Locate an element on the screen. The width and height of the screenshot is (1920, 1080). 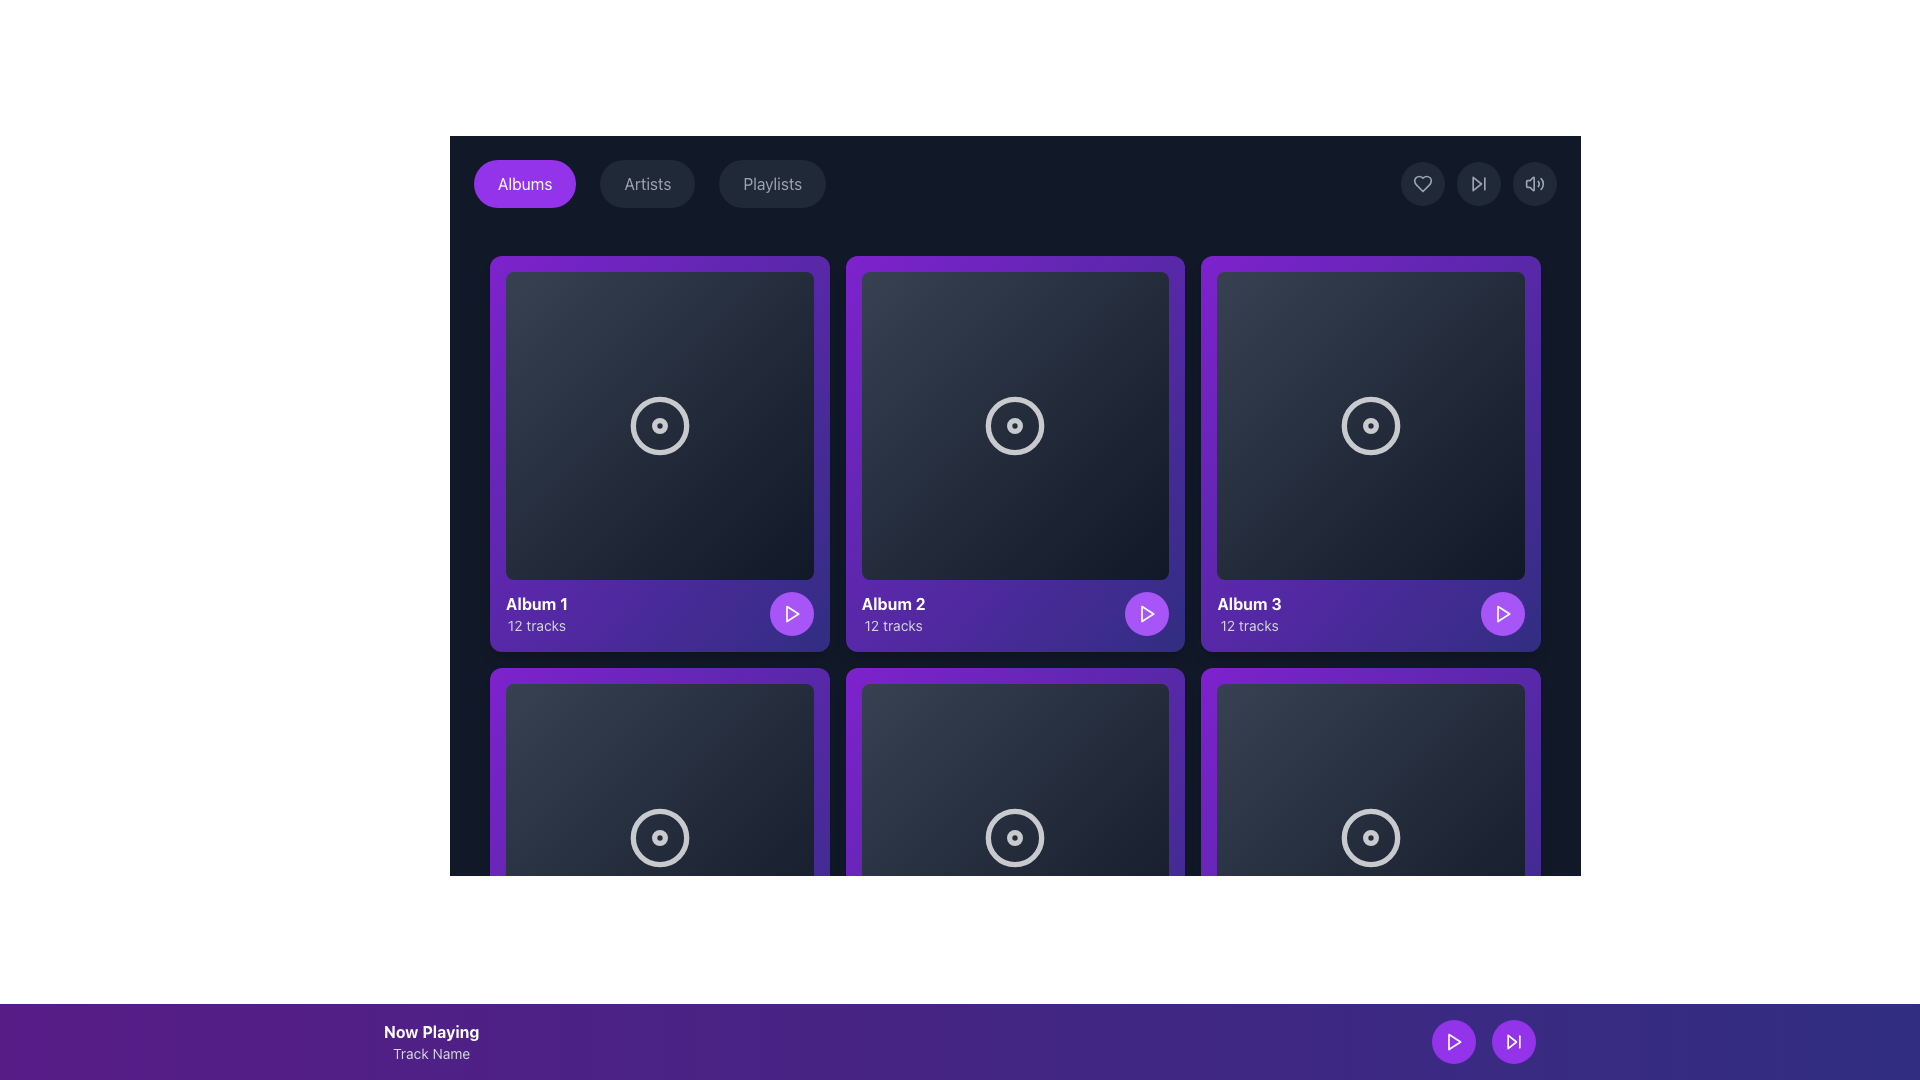
the bold, white 'Now Playing' text label located at the bottom center of the interface within the purple footer area is located at coordinates (430, 1032).